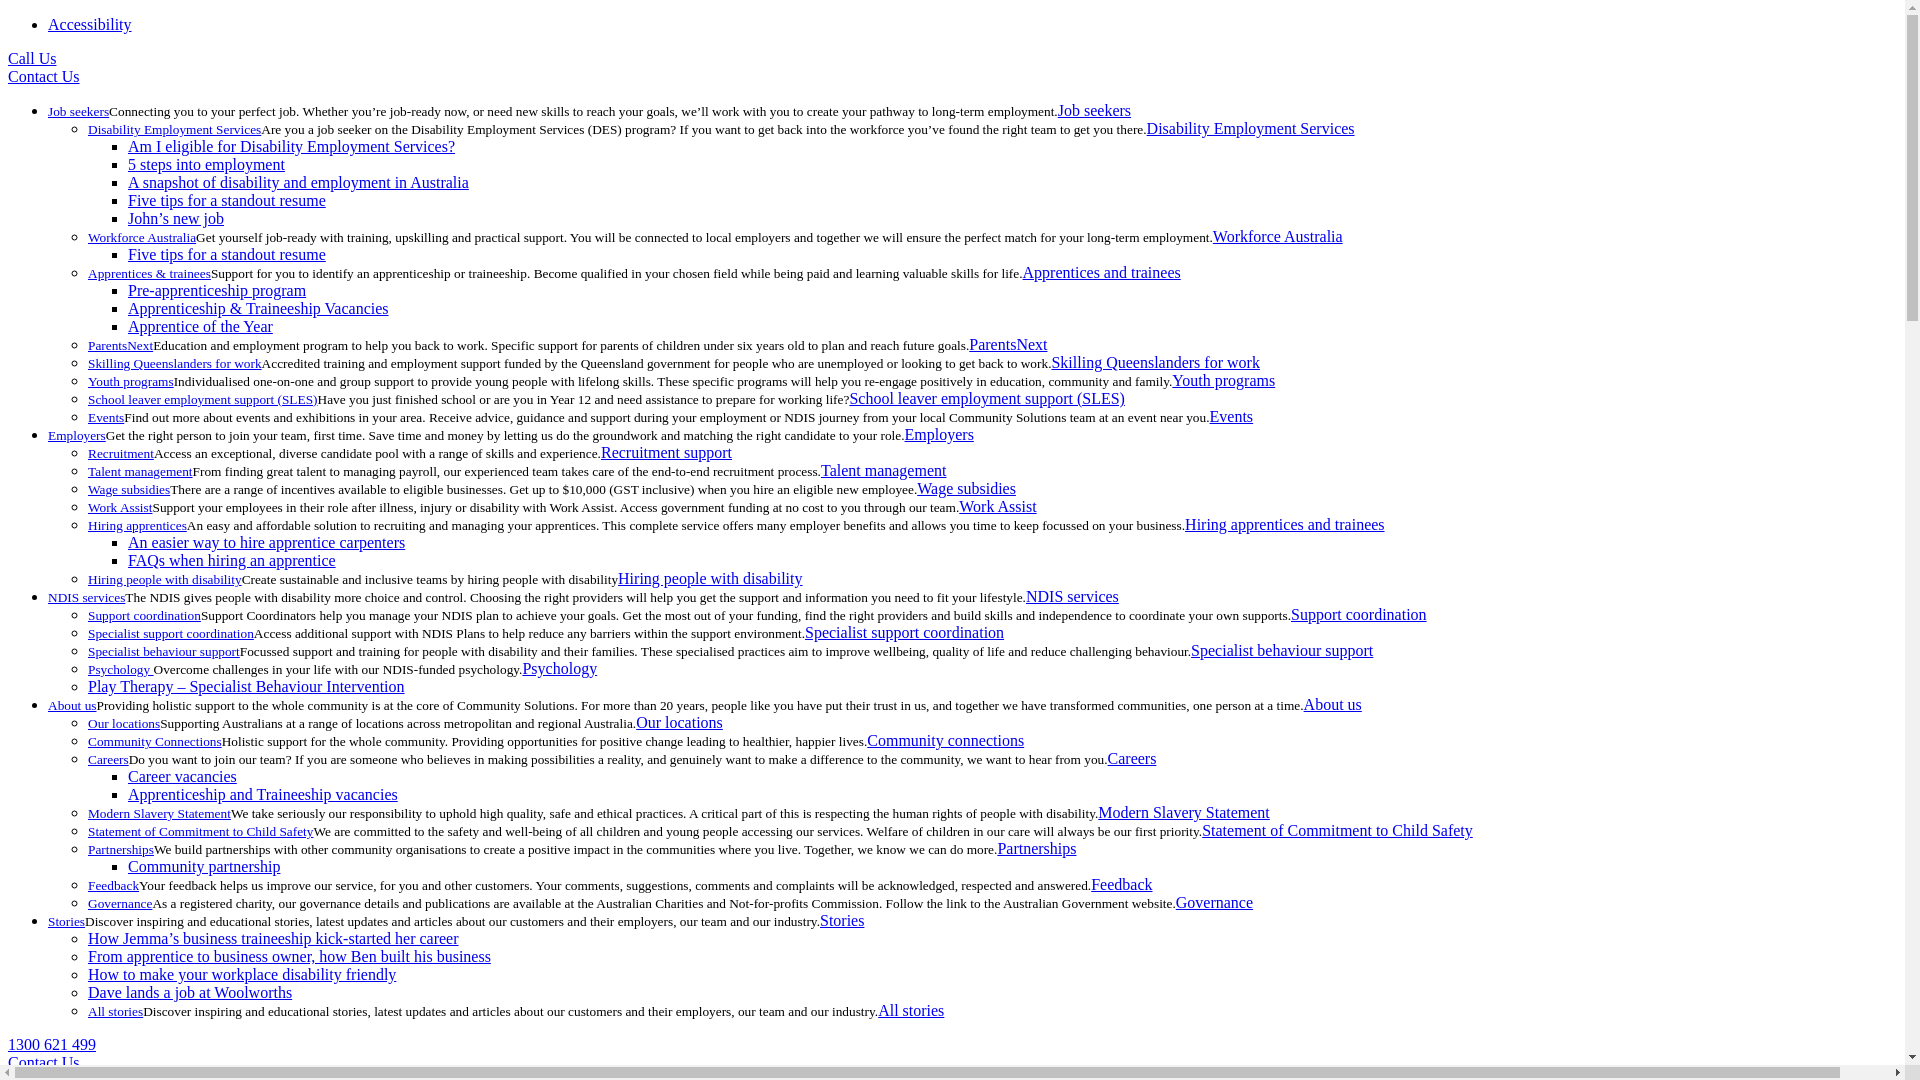  I want to click on 'Talent management', so click(882, 470).